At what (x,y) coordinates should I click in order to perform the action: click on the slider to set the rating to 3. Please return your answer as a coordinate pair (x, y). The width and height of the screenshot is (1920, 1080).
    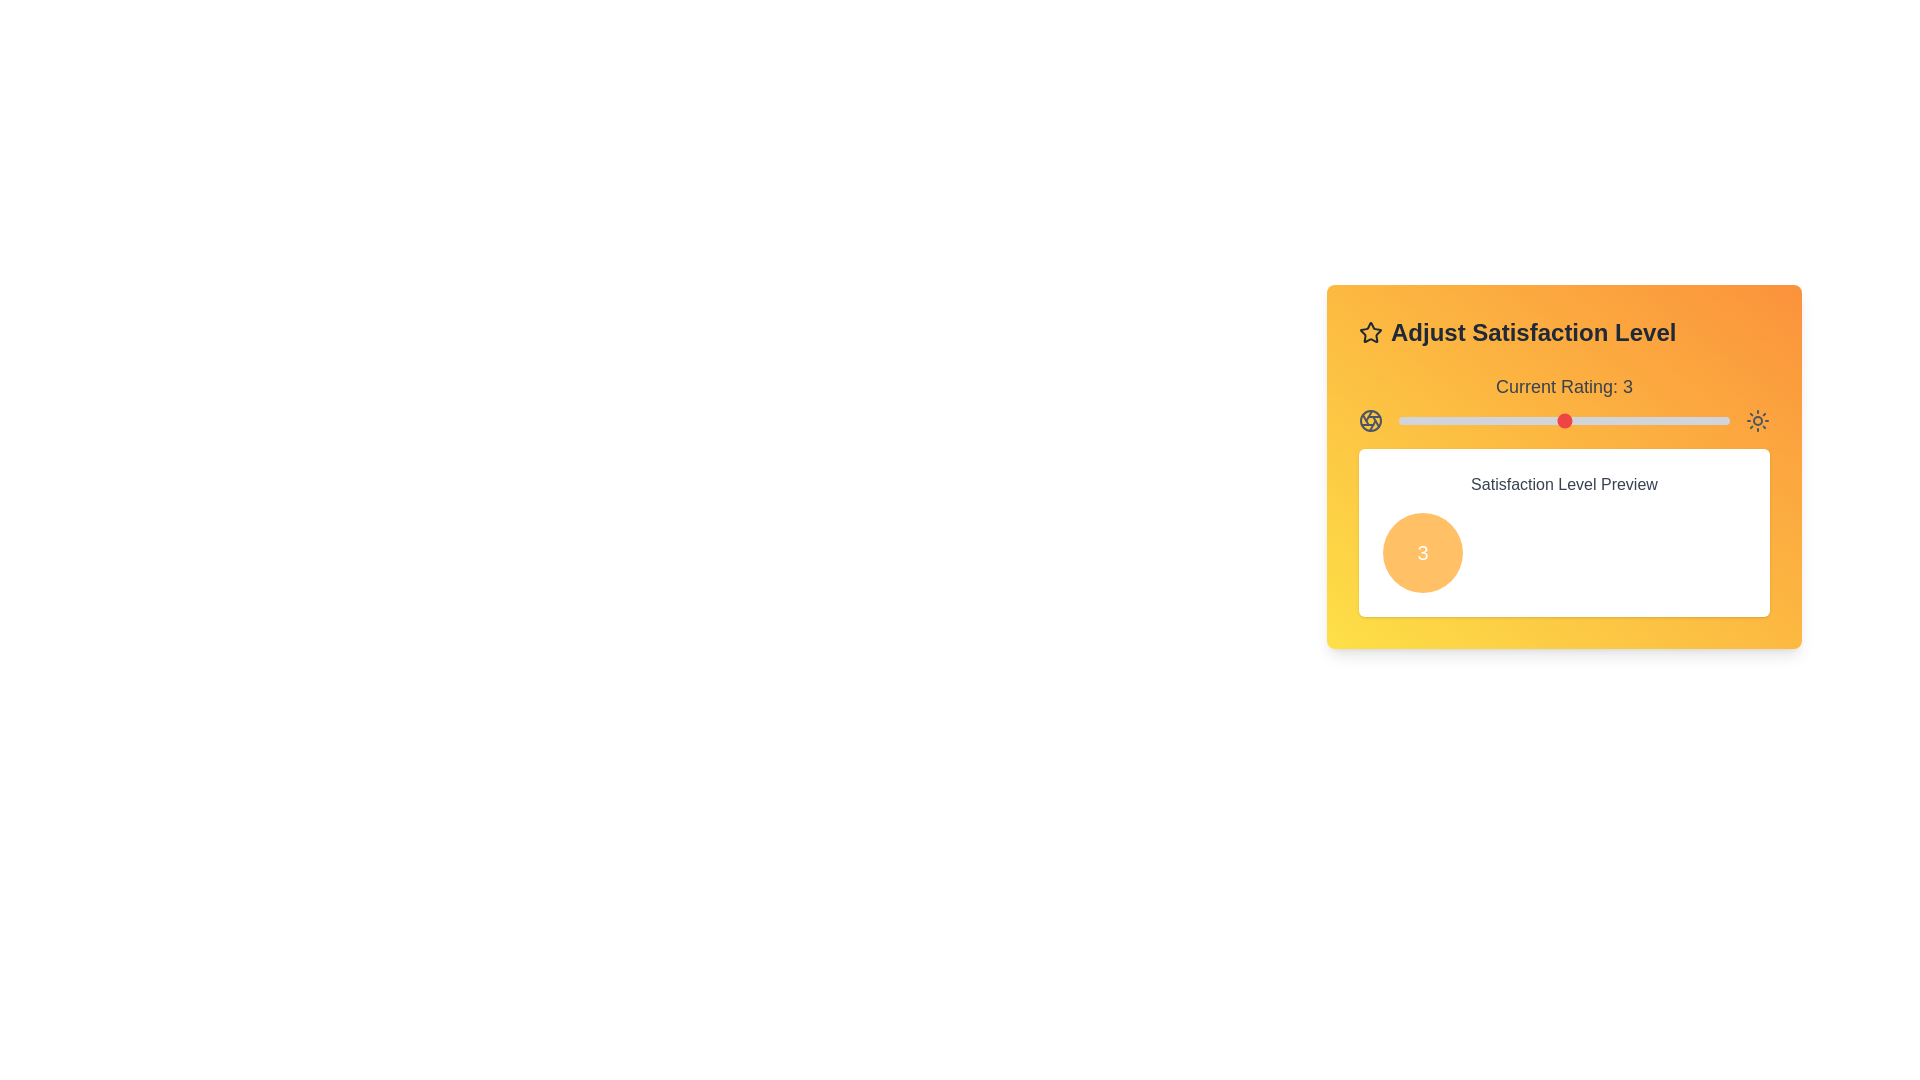
    Looking at the image, I should click on (1563, 419).